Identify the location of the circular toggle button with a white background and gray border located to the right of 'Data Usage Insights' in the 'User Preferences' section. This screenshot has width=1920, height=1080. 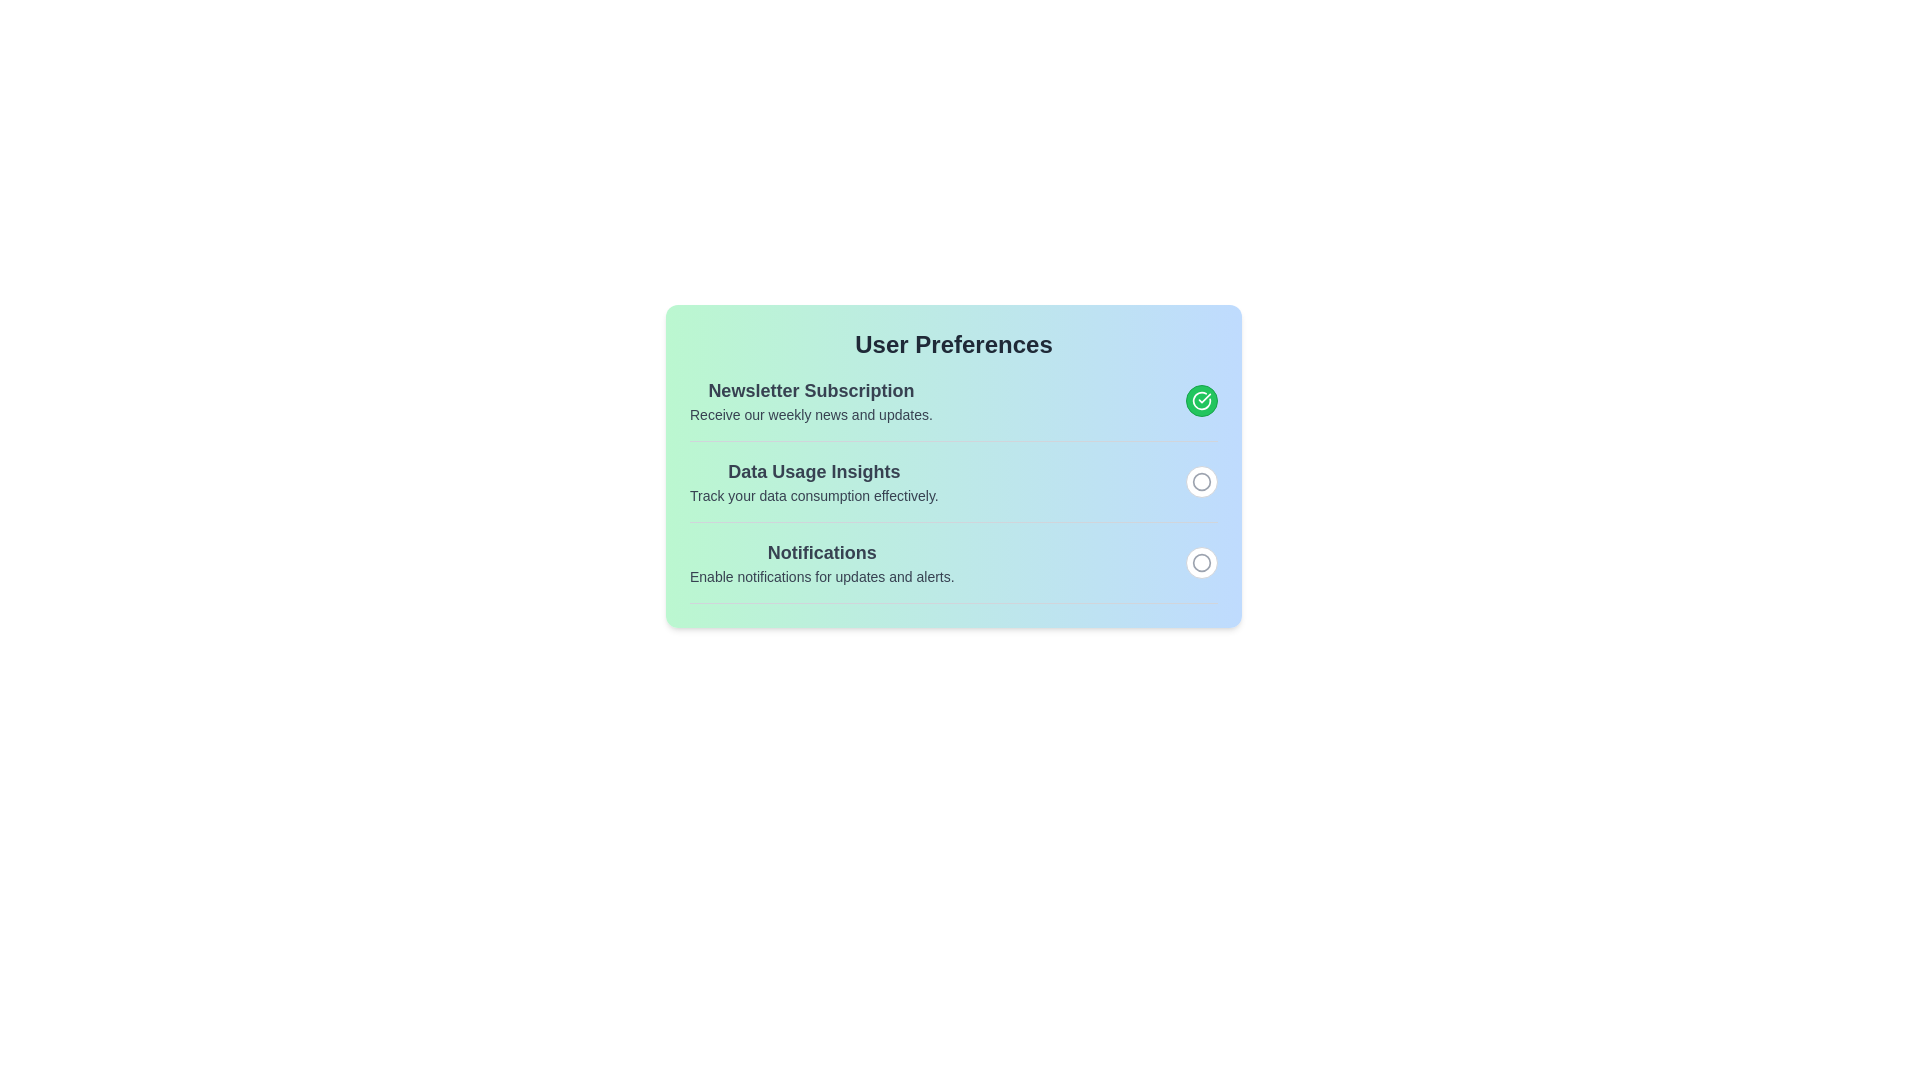
(1200, 482).